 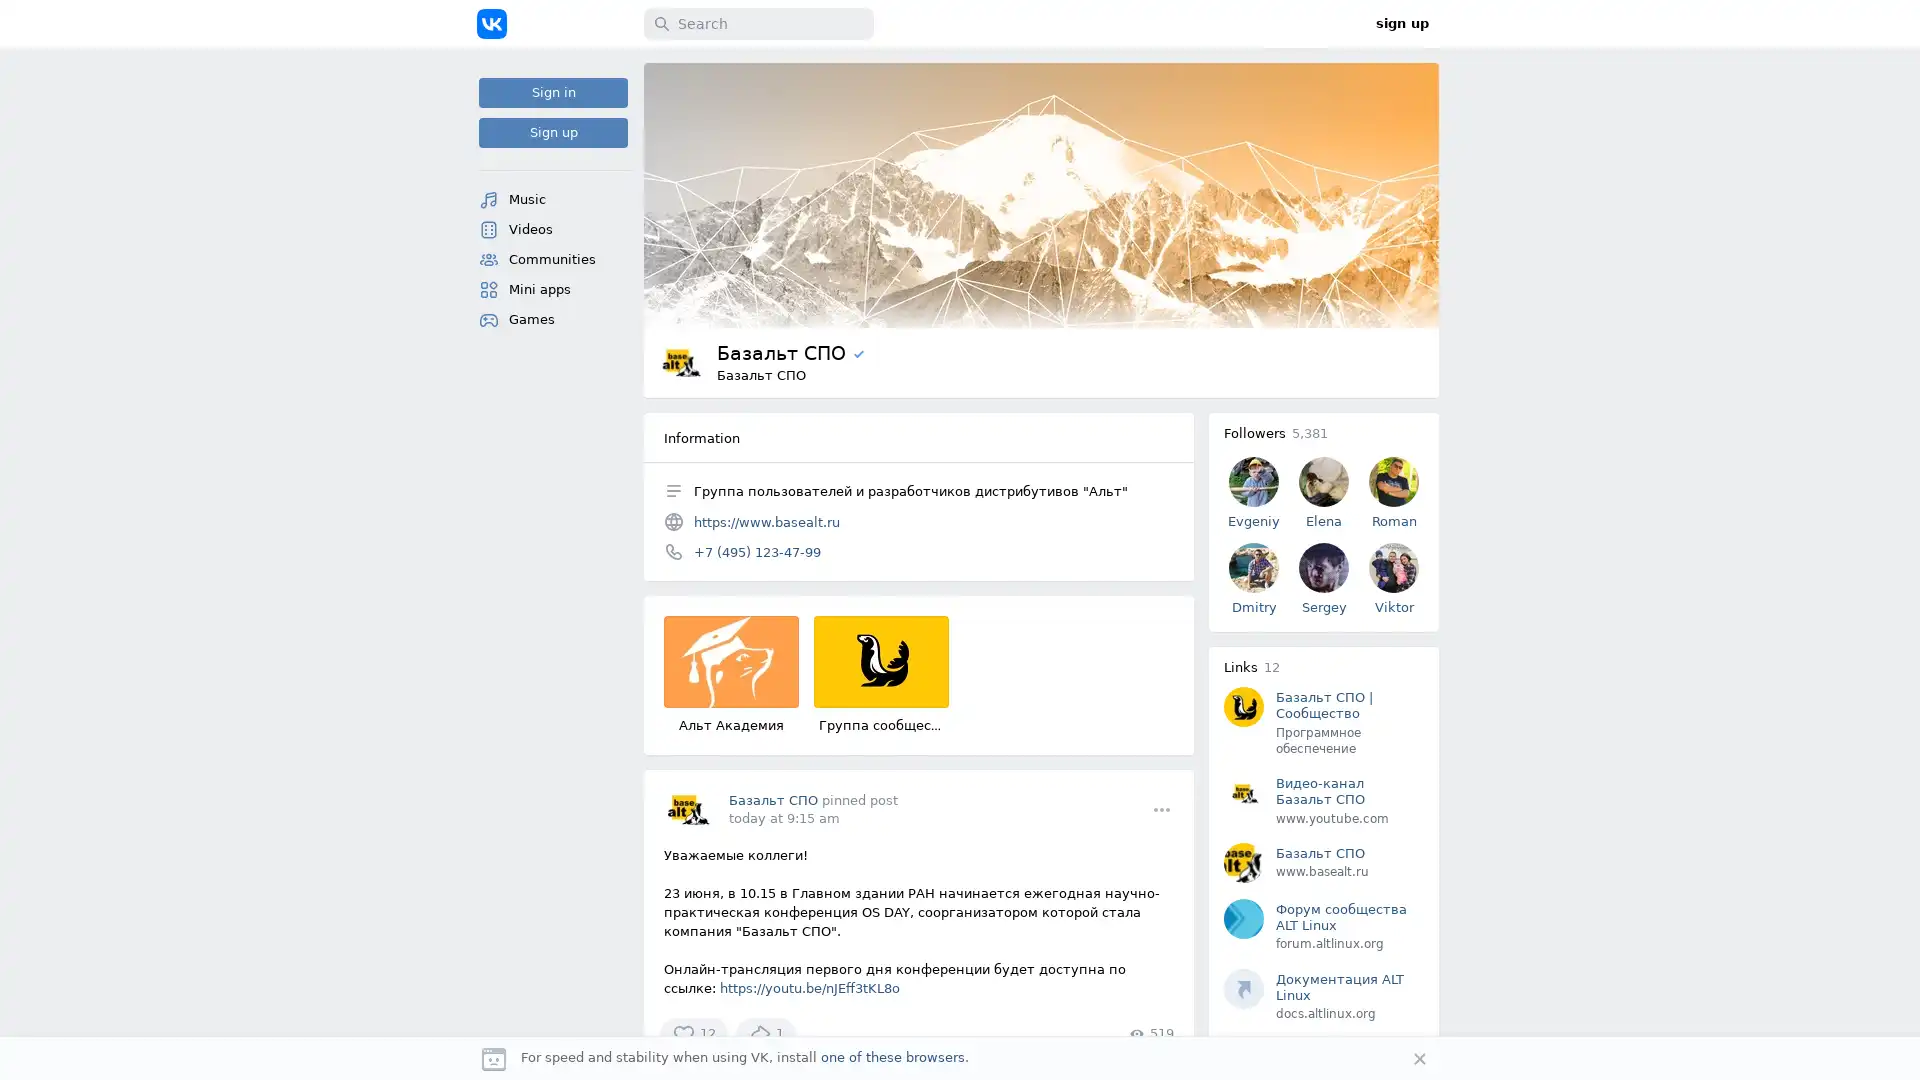 I want to click on Actions, so click(x=1161, y=808).